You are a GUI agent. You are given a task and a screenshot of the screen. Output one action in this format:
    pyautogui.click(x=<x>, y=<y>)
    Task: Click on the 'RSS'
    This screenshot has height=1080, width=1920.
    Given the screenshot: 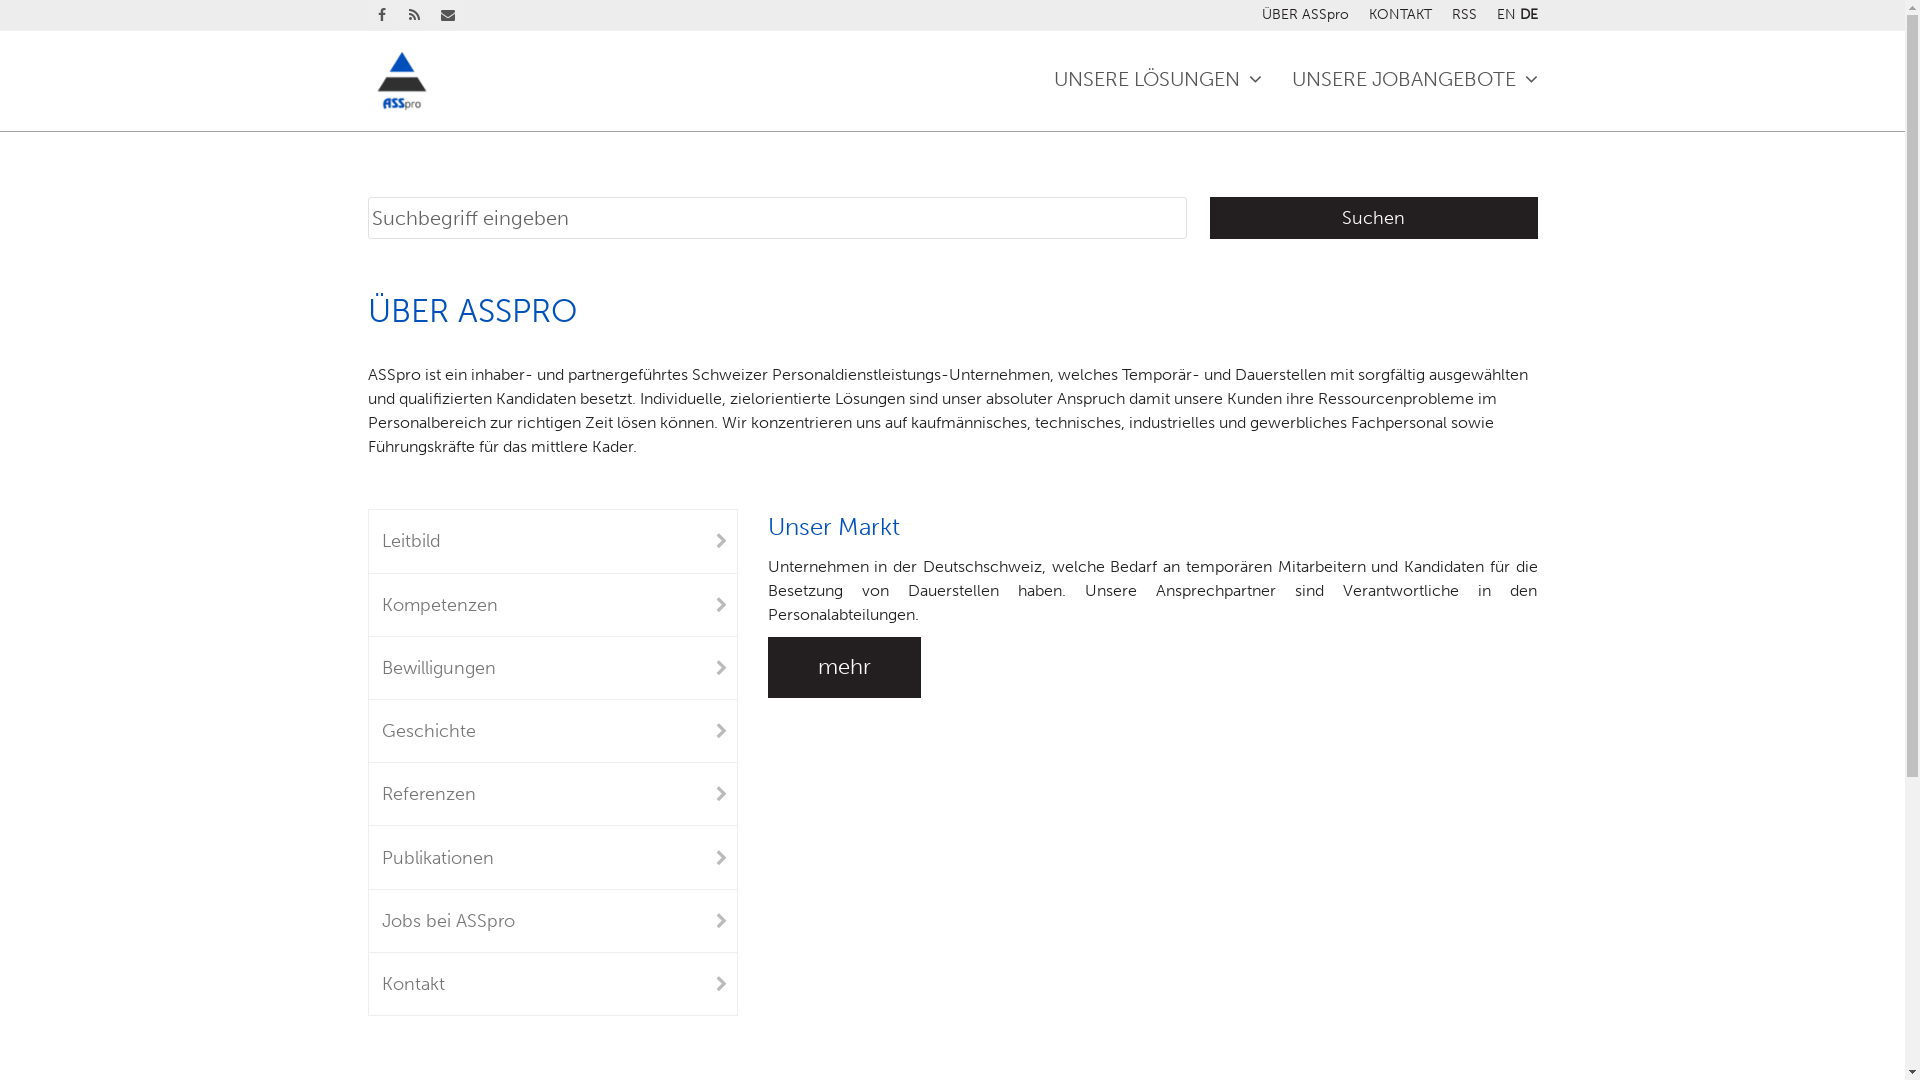 What is the action you would take?
    pyautogui.click(x=412, y=15)
    